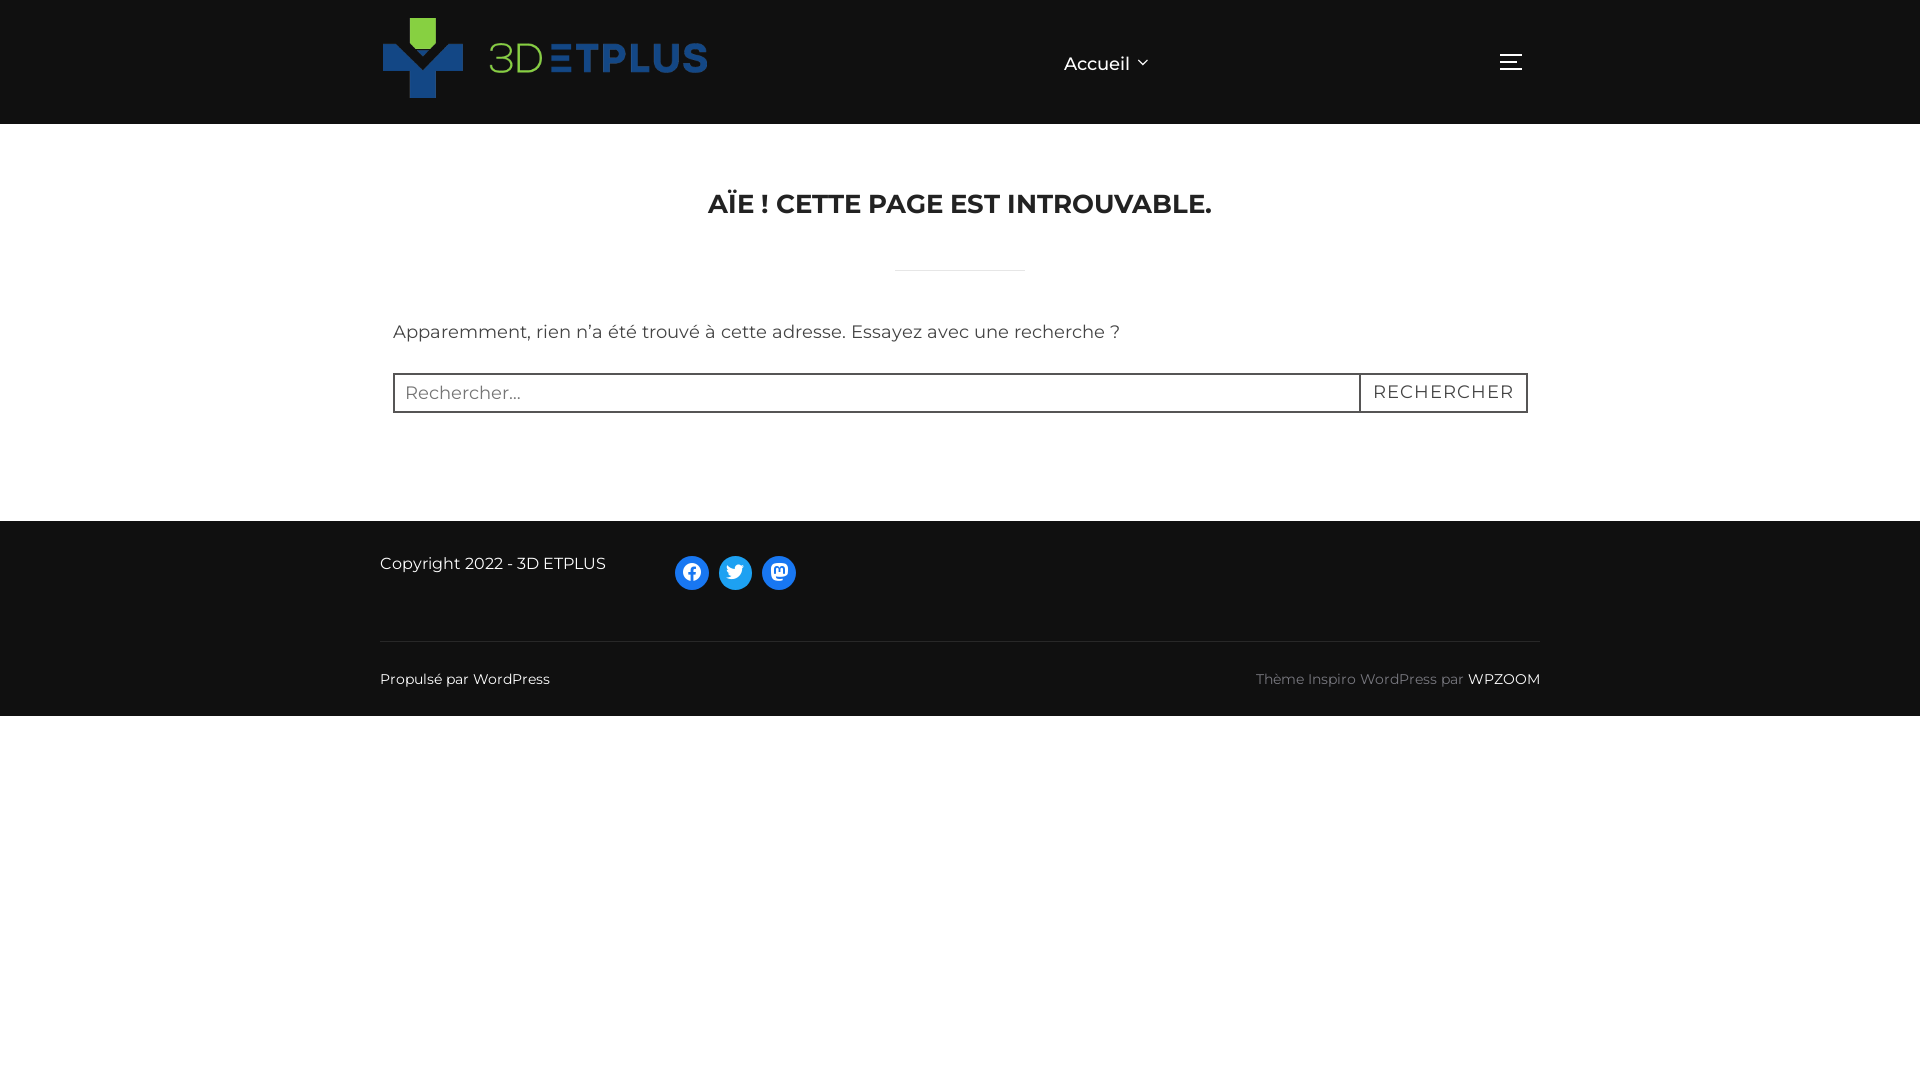 The image size is (1920, 1080). Describe the element at coordinates (1503, 677) in the screenshot. I see `'WPZOOM'` at that location.